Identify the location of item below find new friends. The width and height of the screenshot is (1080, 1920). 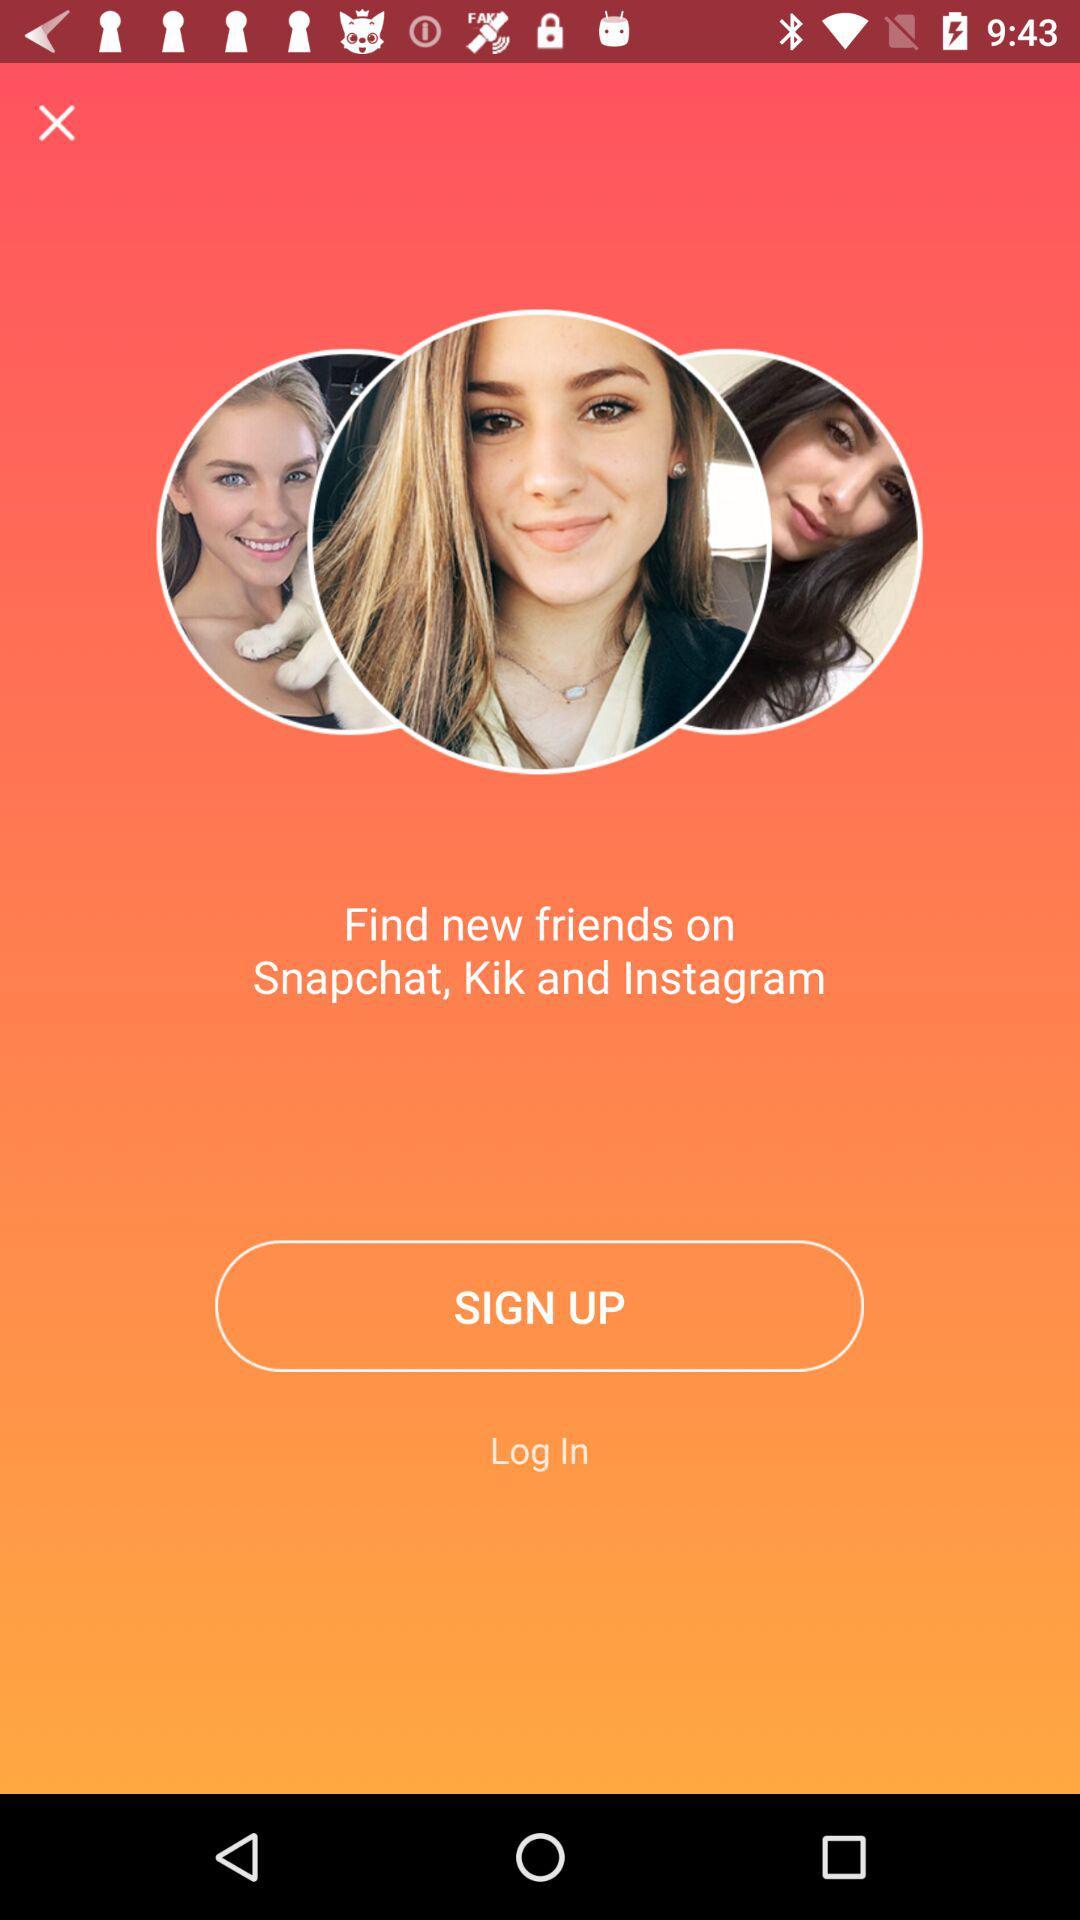
(538, 1306).